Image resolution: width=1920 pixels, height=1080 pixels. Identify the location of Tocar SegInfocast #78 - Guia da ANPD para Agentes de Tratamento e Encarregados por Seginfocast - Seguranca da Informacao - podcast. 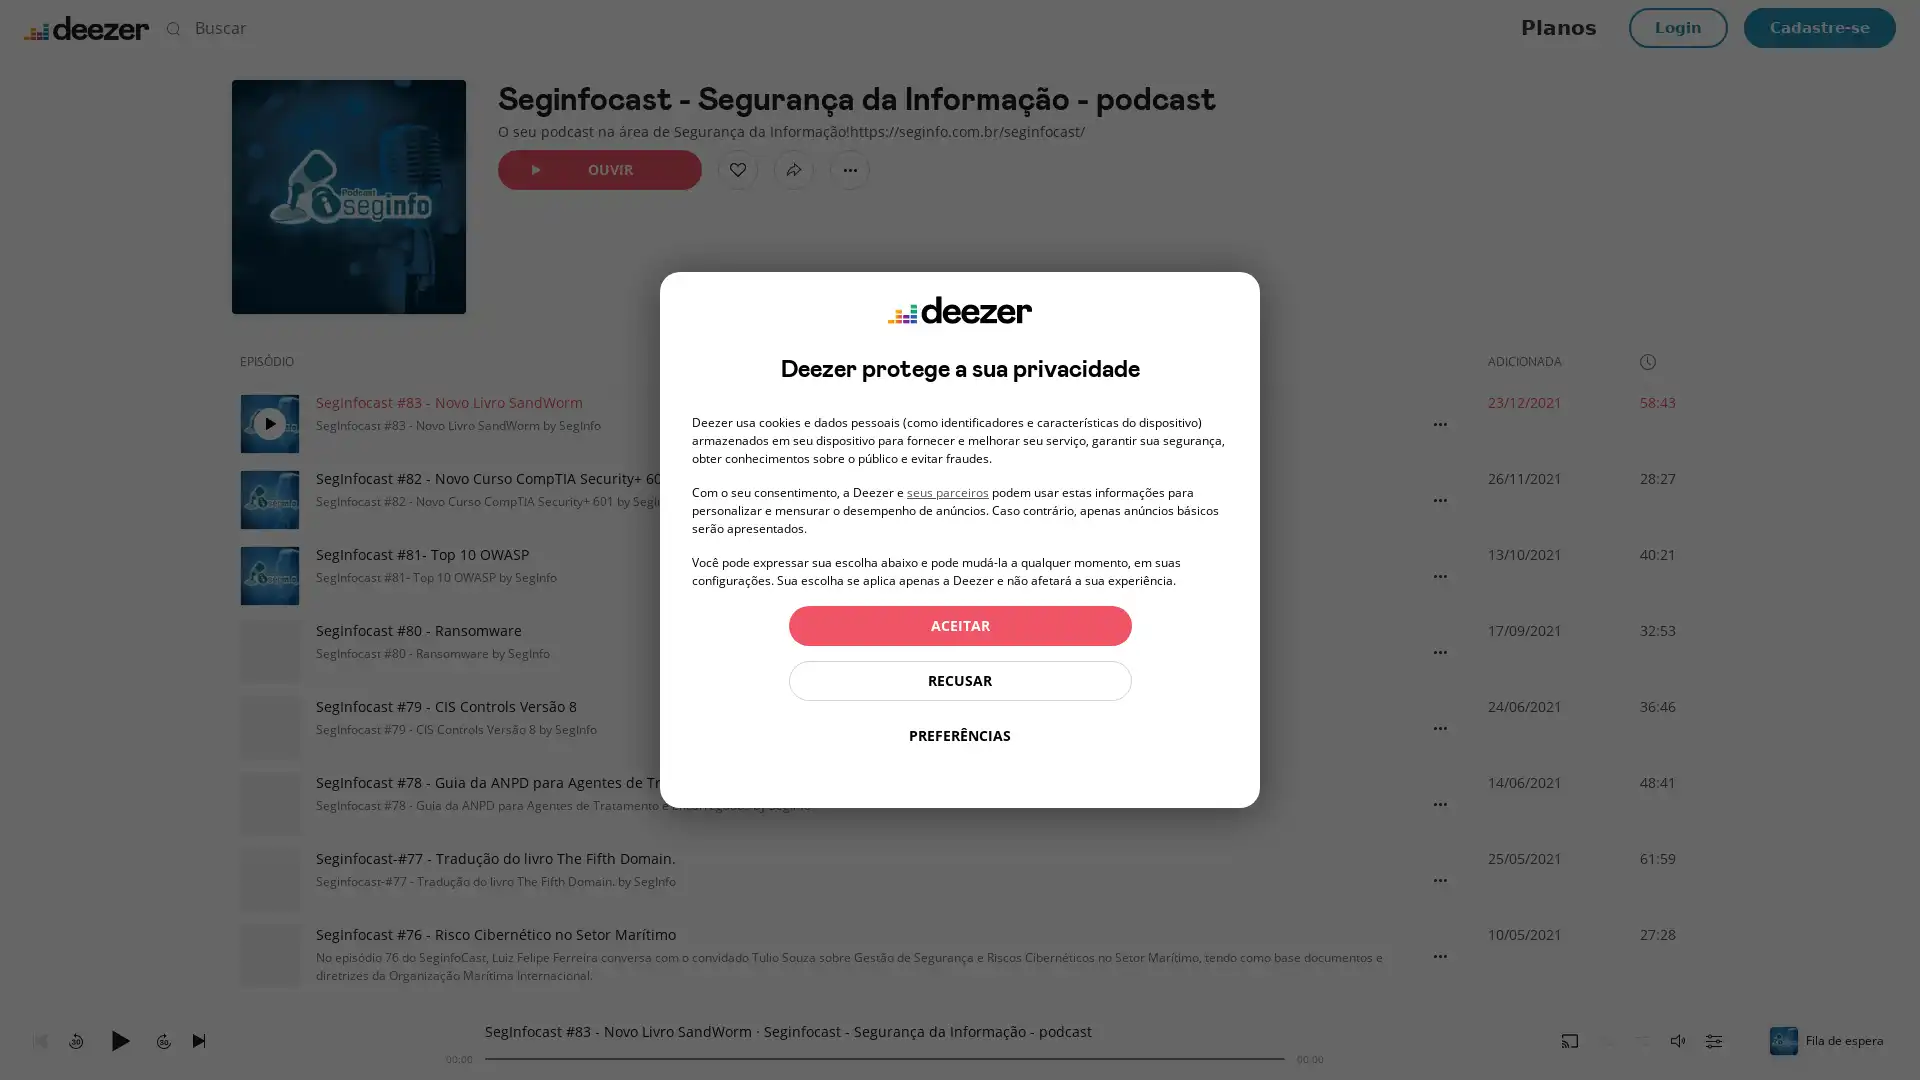
(268, 802).